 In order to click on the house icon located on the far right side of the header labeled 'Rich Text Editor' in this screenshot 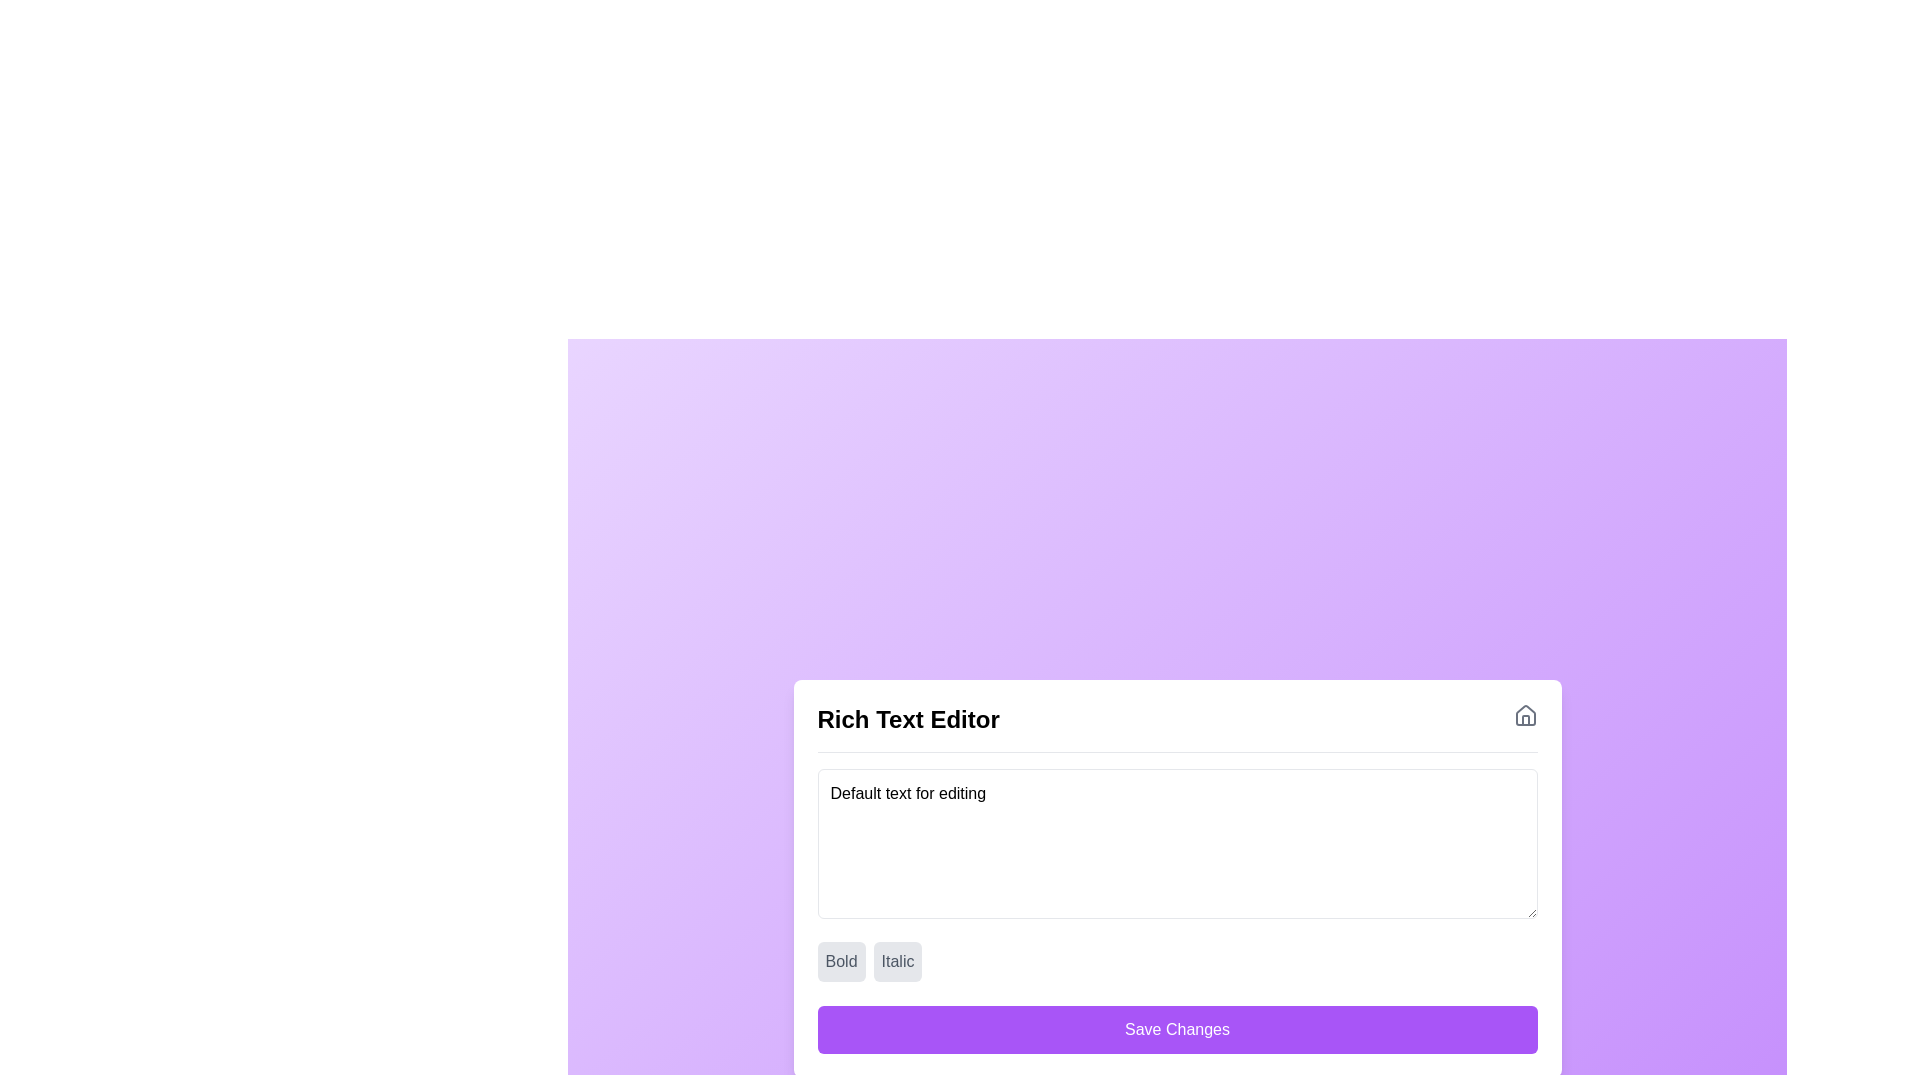, I will do `click(1524, 715)`.